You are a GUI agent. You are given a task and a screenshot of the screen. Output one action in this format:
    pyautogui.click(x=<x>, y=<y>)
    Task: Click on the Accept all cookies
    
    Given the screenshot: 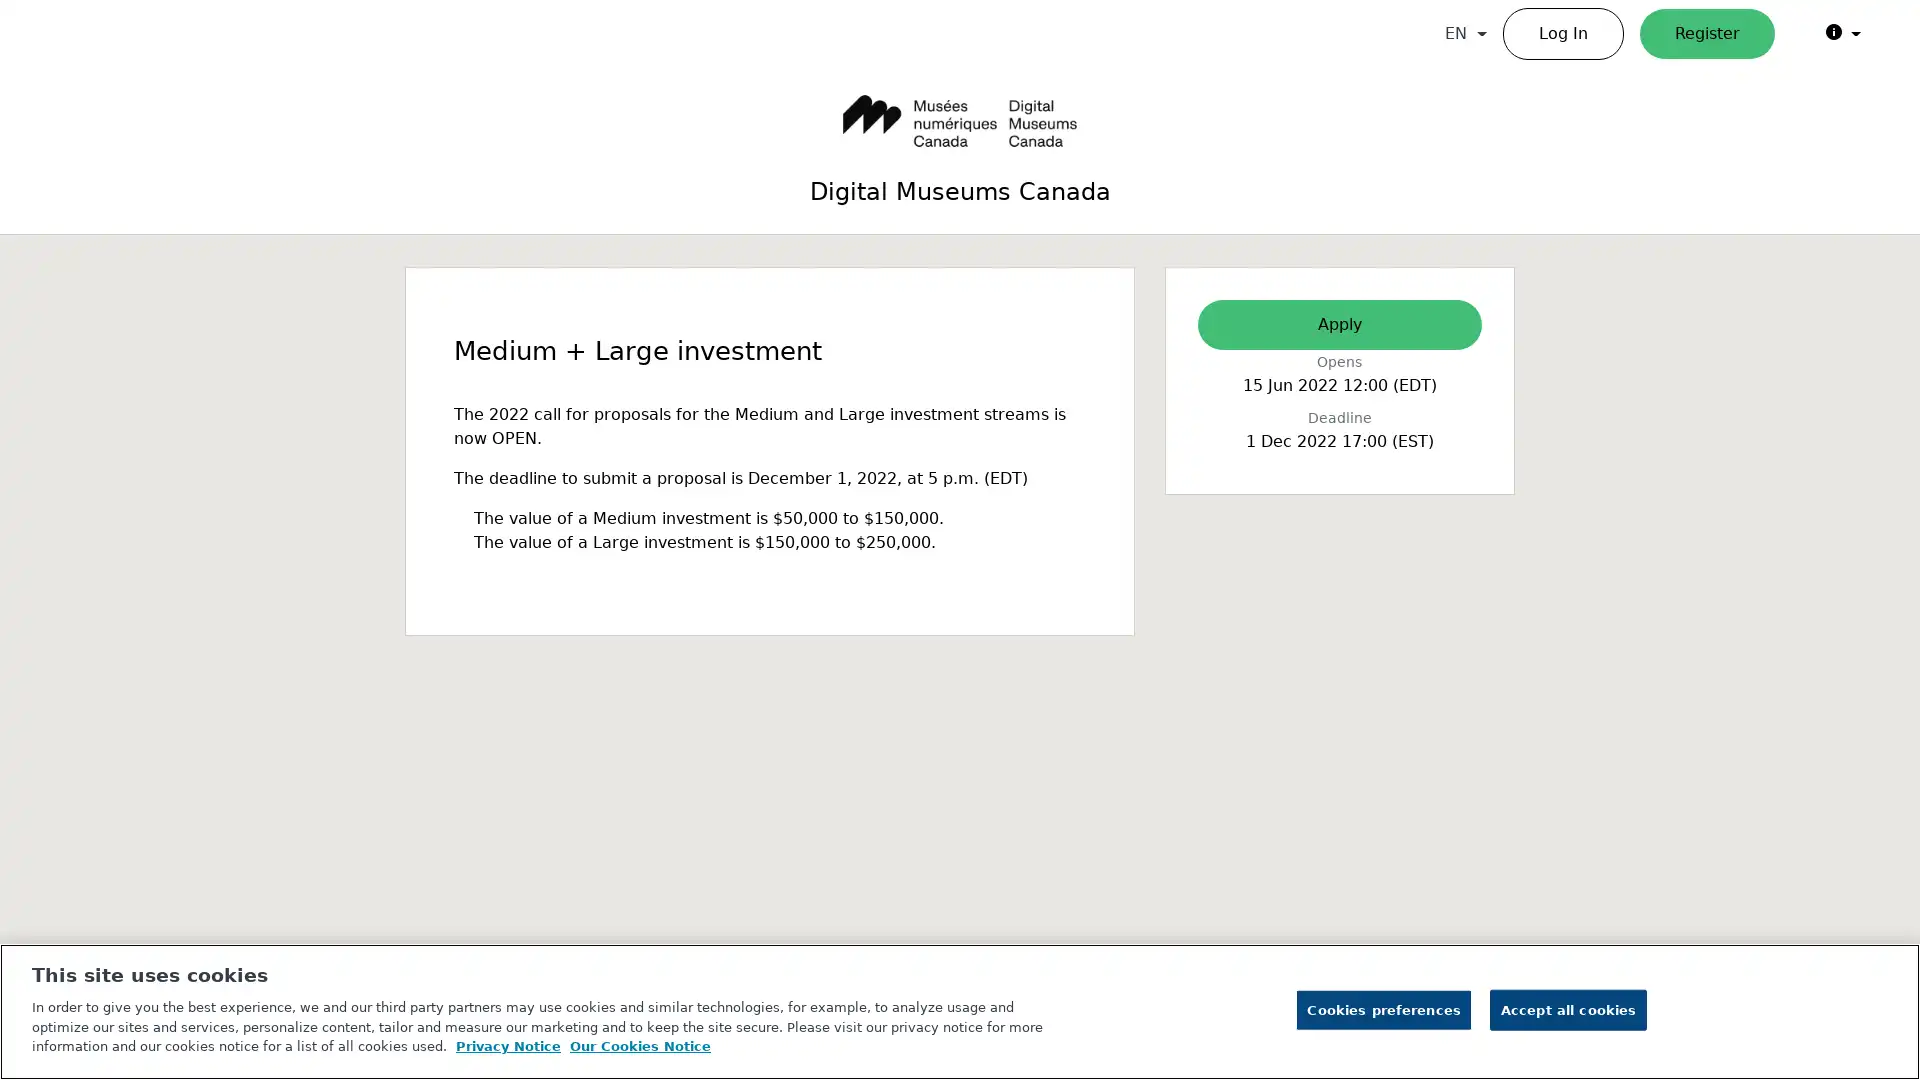 What is the action you would take?
    pyautogui.click(x=1567, y=1010)
    